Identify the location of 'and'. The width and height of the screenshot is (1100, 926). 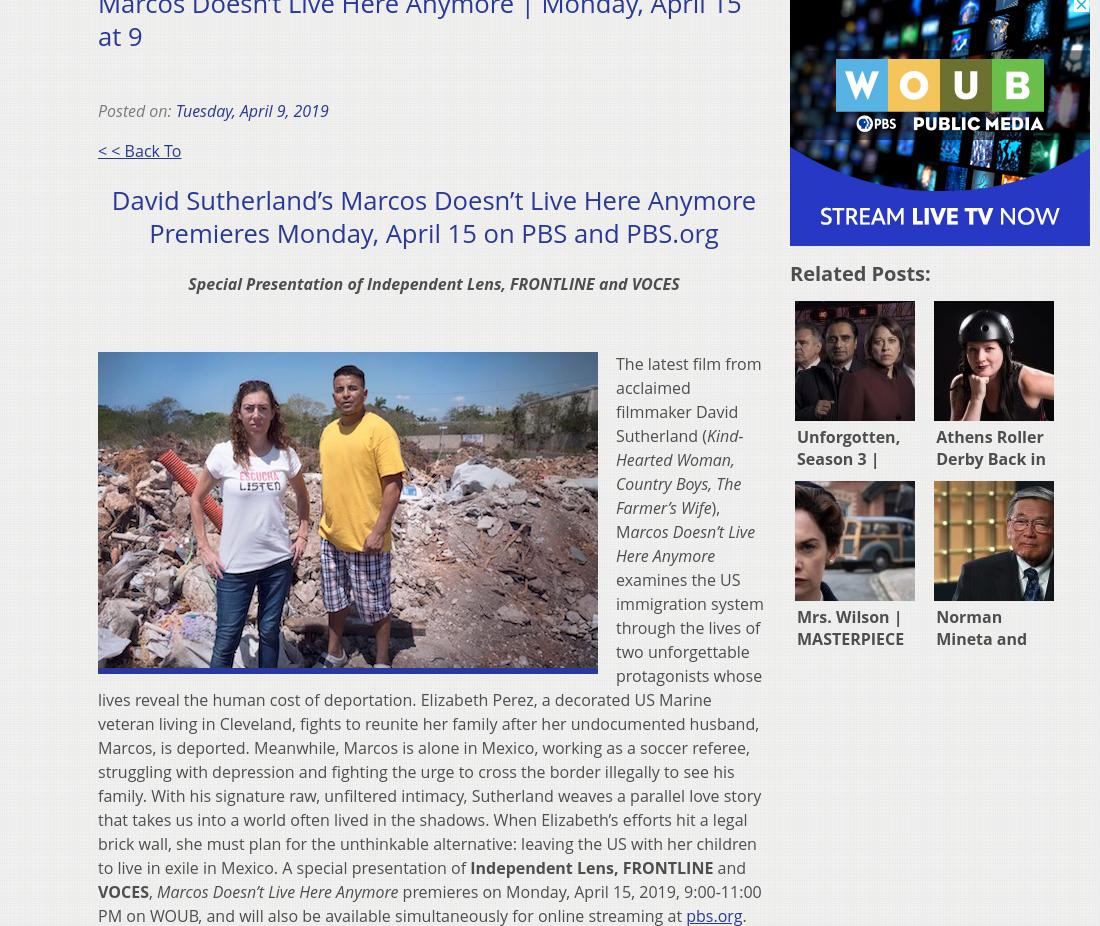
(728, 867).